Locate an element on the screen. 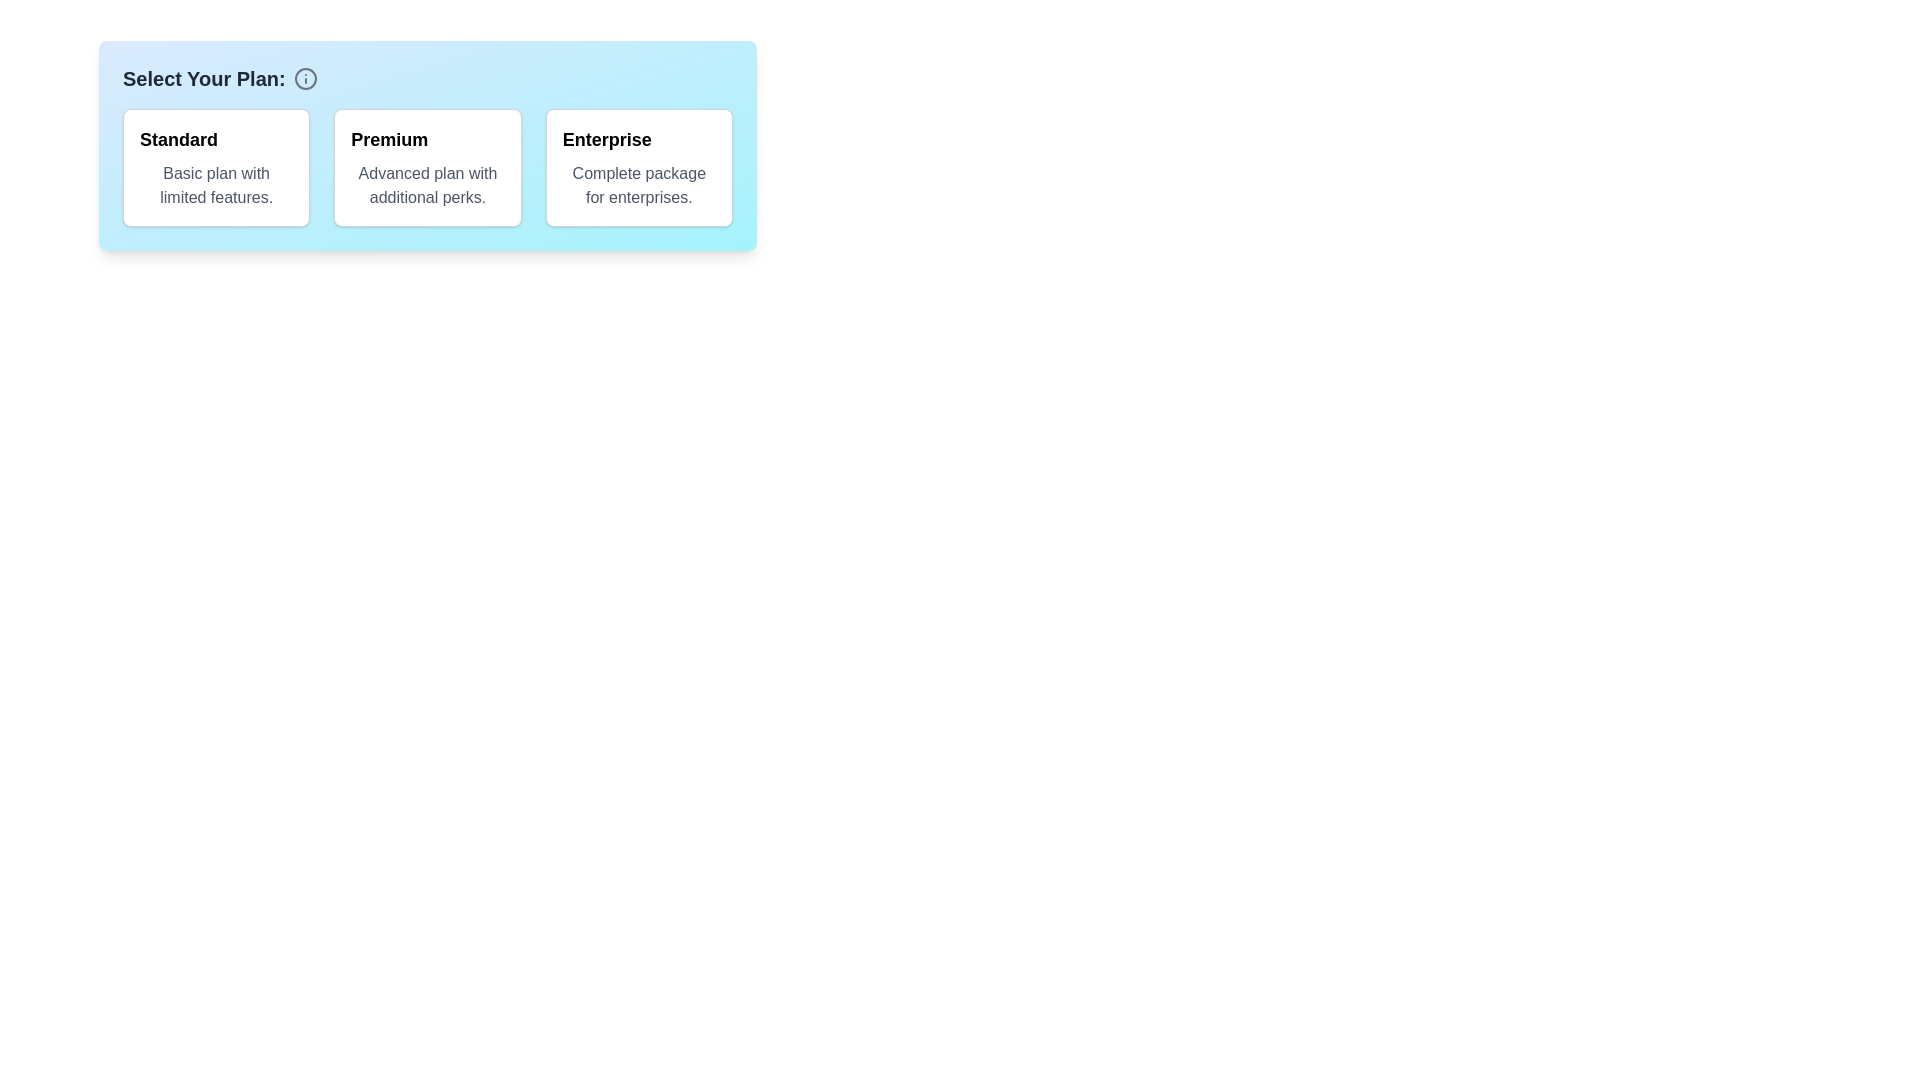 The height and width of the screenshot is (1080, 1920). text of the Heading or Title Text for the 'Enterprise' plan option, which is centered within the third choice card under 'Select Your Plan' is located at coordinates (606, 138).